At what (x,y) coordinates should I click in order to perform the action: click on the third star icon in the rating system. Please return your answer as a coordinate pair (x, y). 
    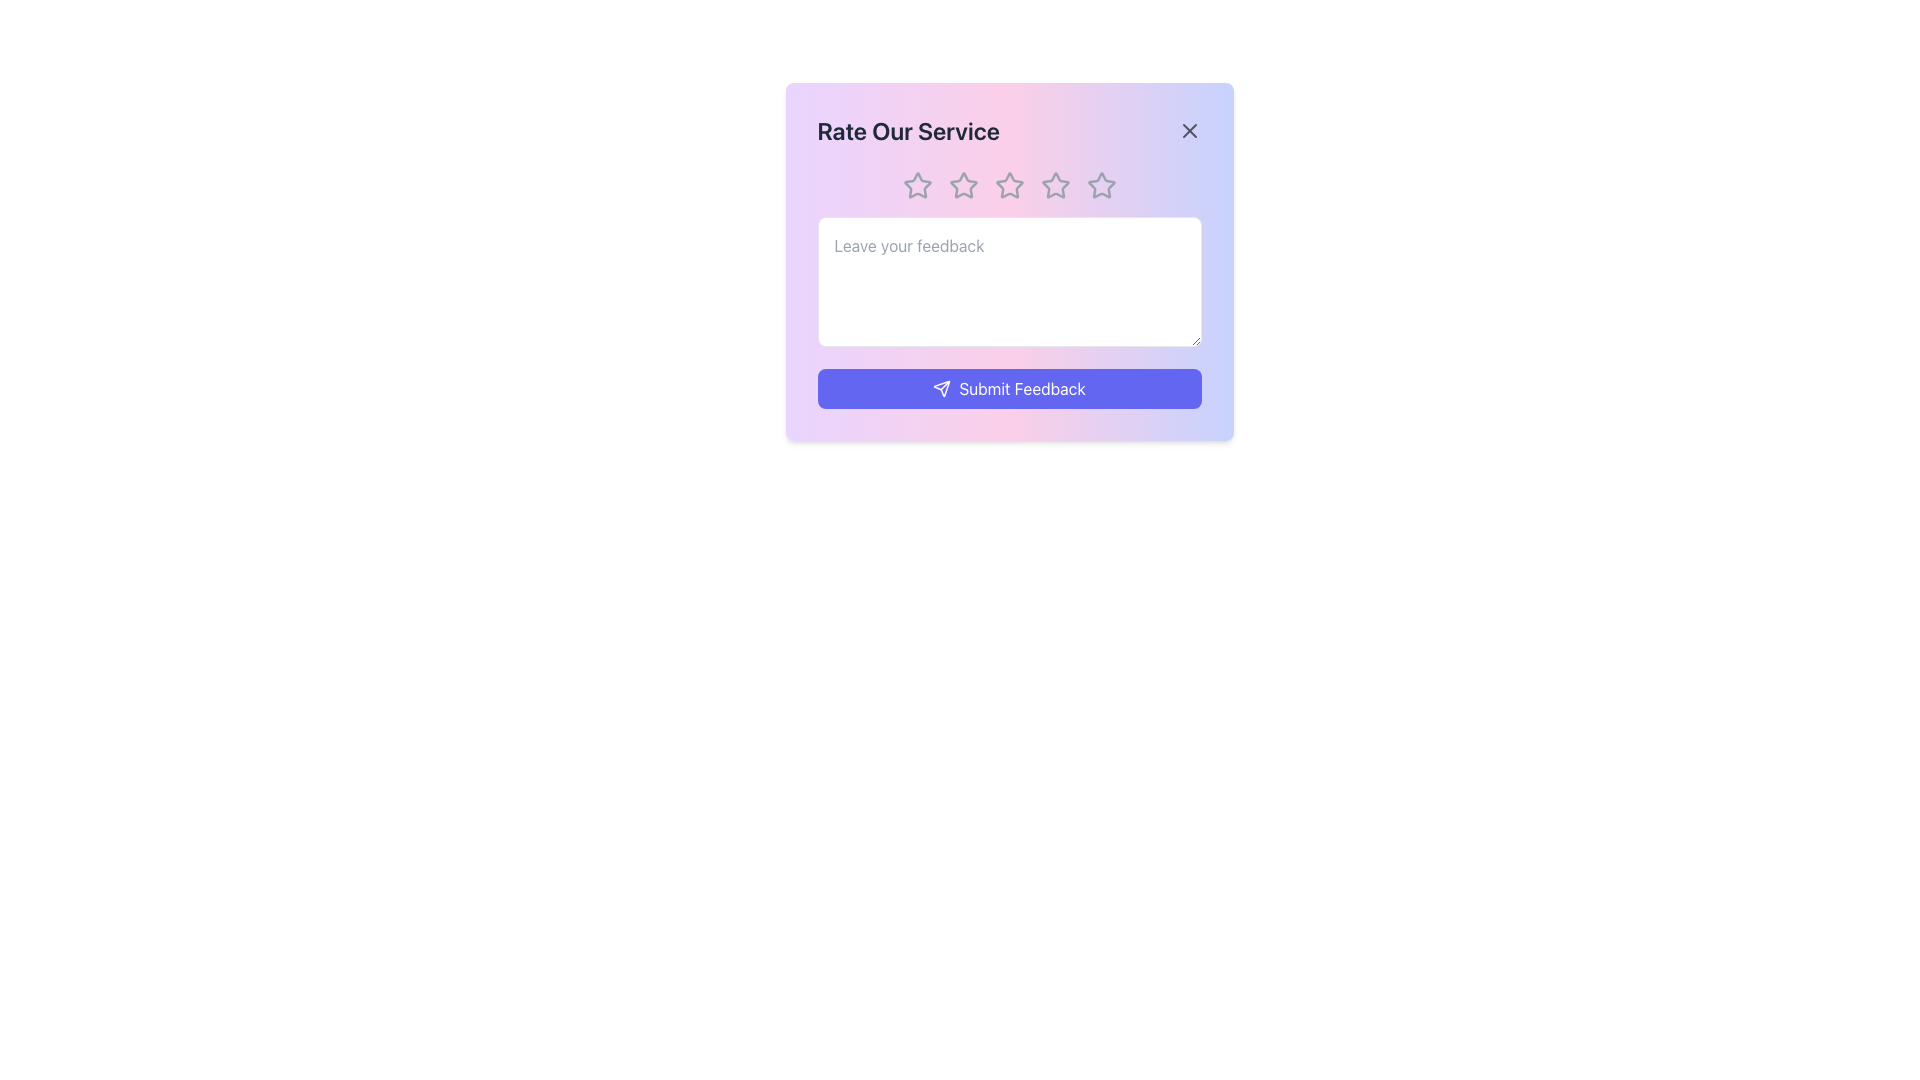
    Looking at the image, I should click on (1008, 185).